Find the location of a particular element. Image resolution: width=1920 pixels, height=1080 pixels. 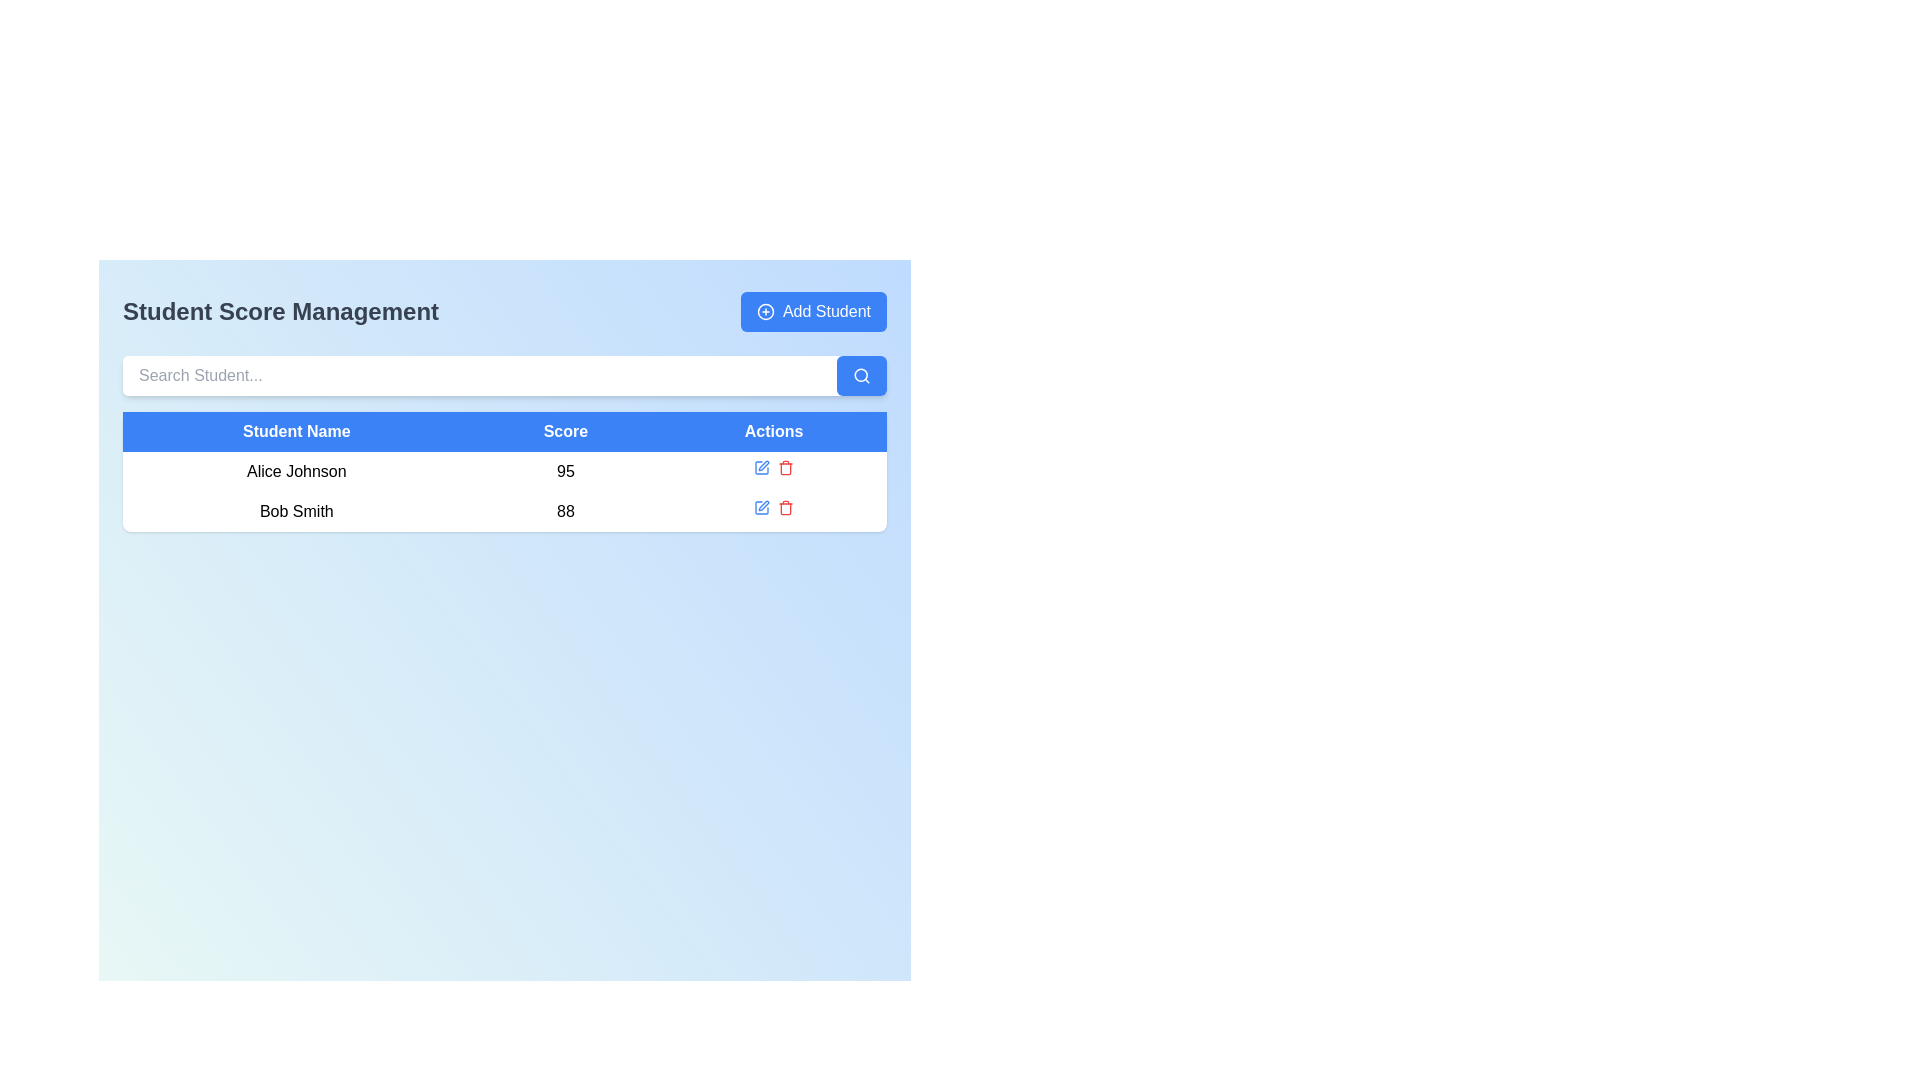

the 'Student Name' header, which is displayed in bold white font on a blue rectangular background, located in the top-left section of the table's header row is located at coordinates (295, 431).